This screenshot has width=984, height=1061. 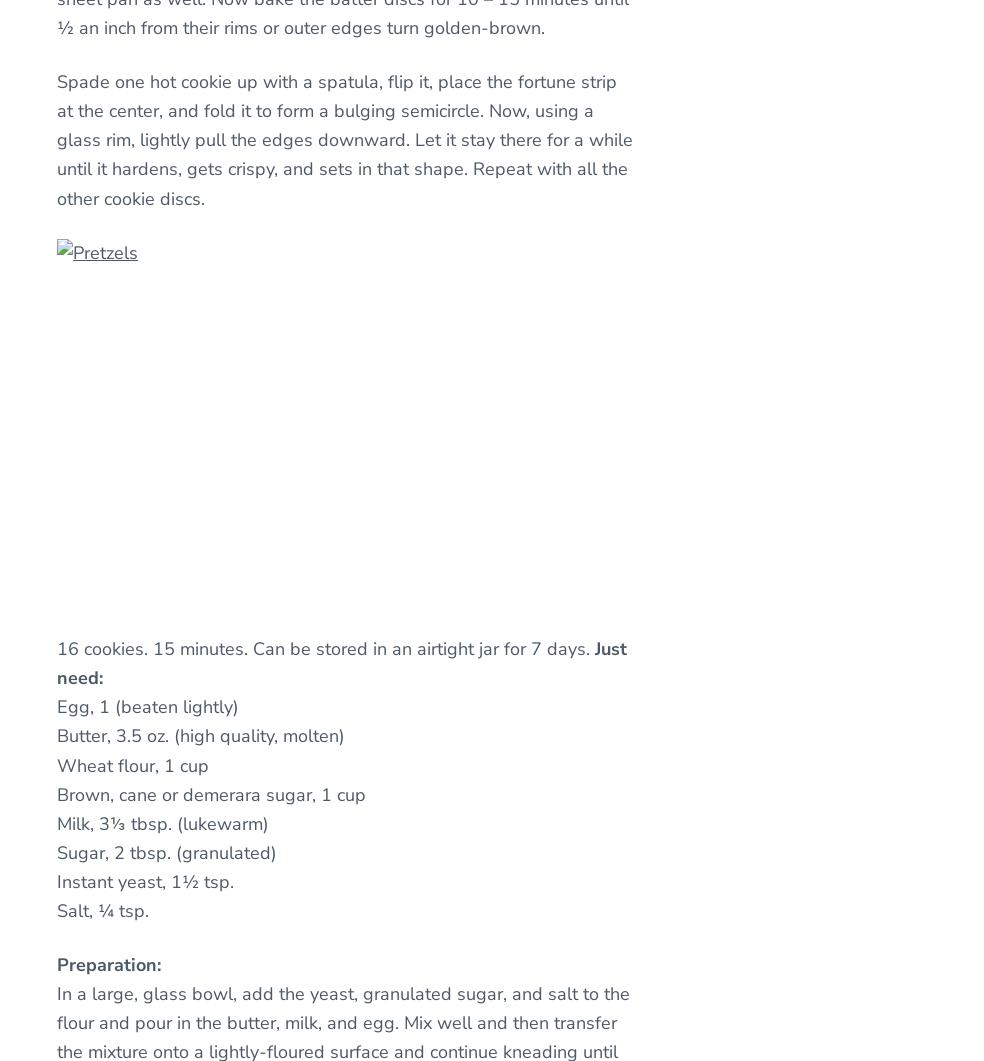 What do you see at coordinates (147, 706) in the screenshot?
I see `'Egg, 1 (beaten lightly)'` at bounding box center [147, 706].